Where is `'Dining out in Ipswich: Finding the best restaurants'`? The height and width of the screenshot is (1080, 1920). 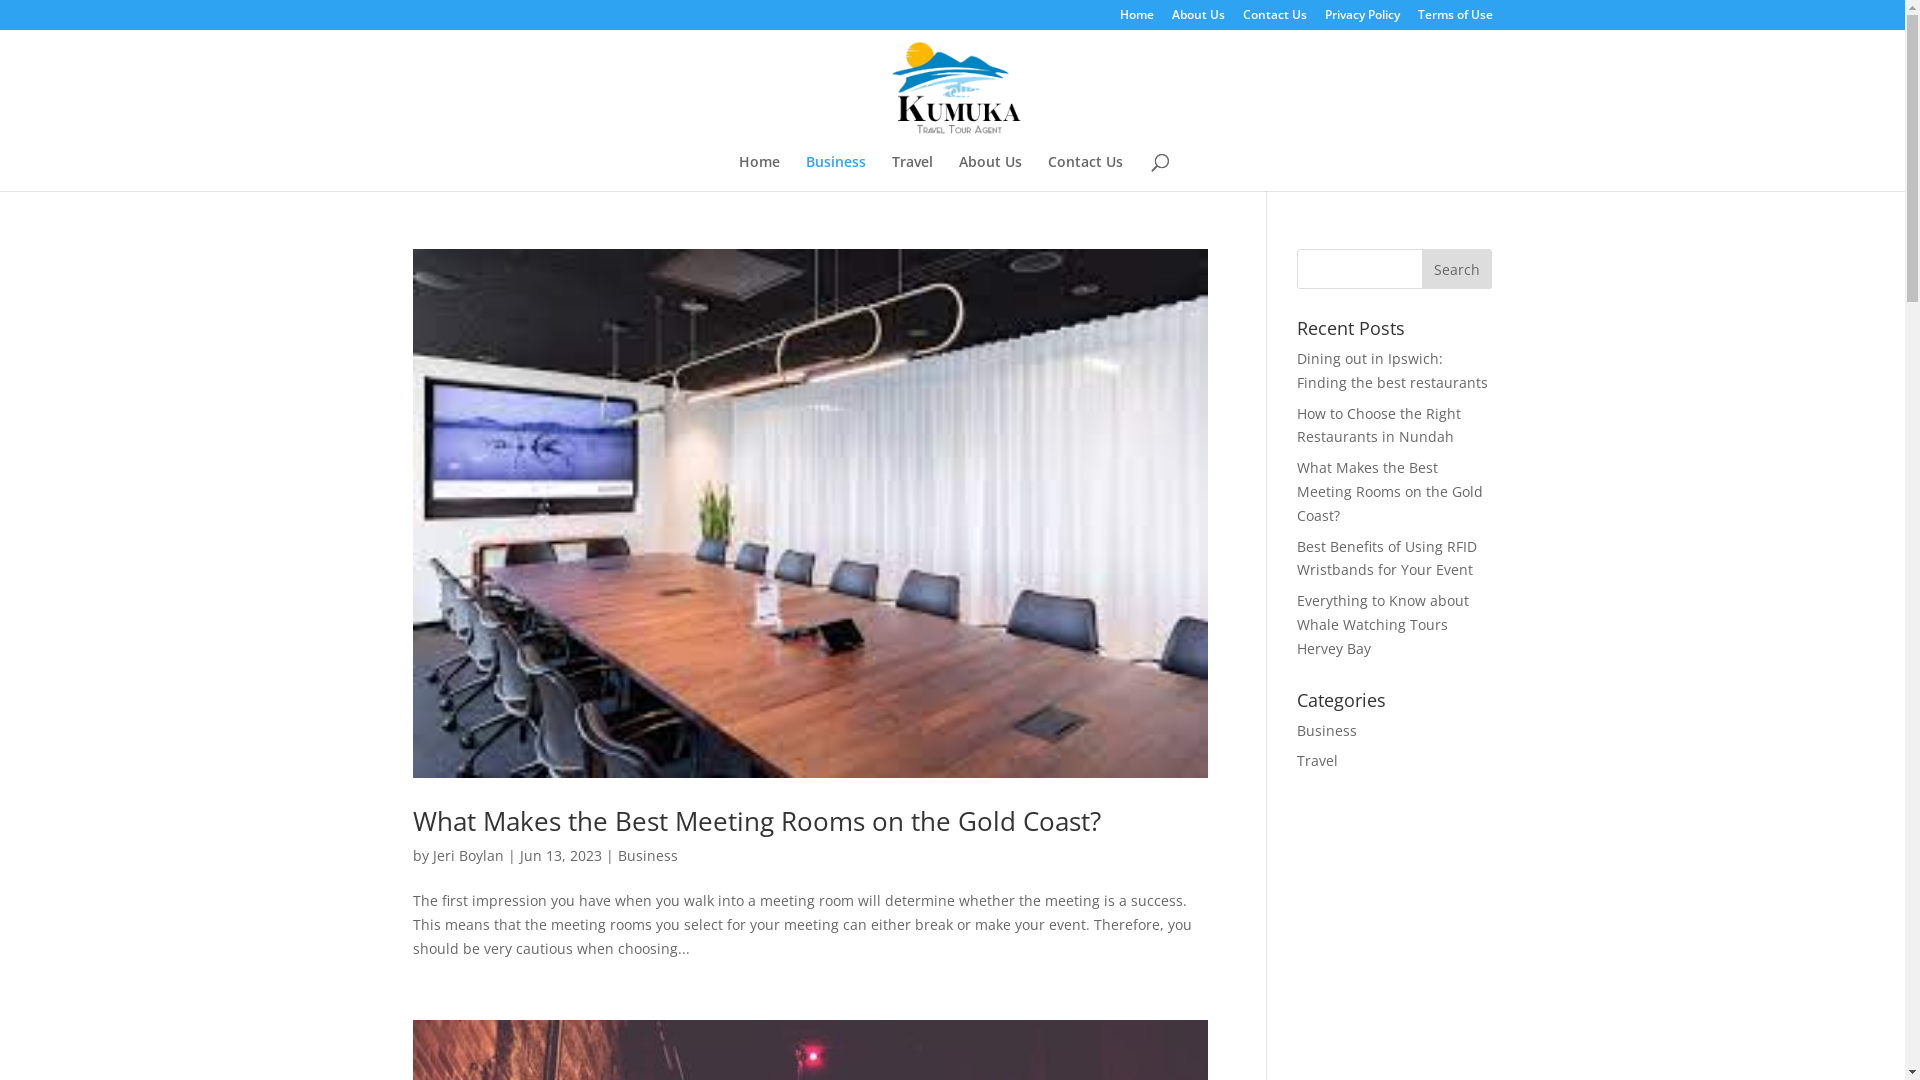 'Dining out in Ipswich: Finding the best restaurants' is located at coordinates (1391, 370).